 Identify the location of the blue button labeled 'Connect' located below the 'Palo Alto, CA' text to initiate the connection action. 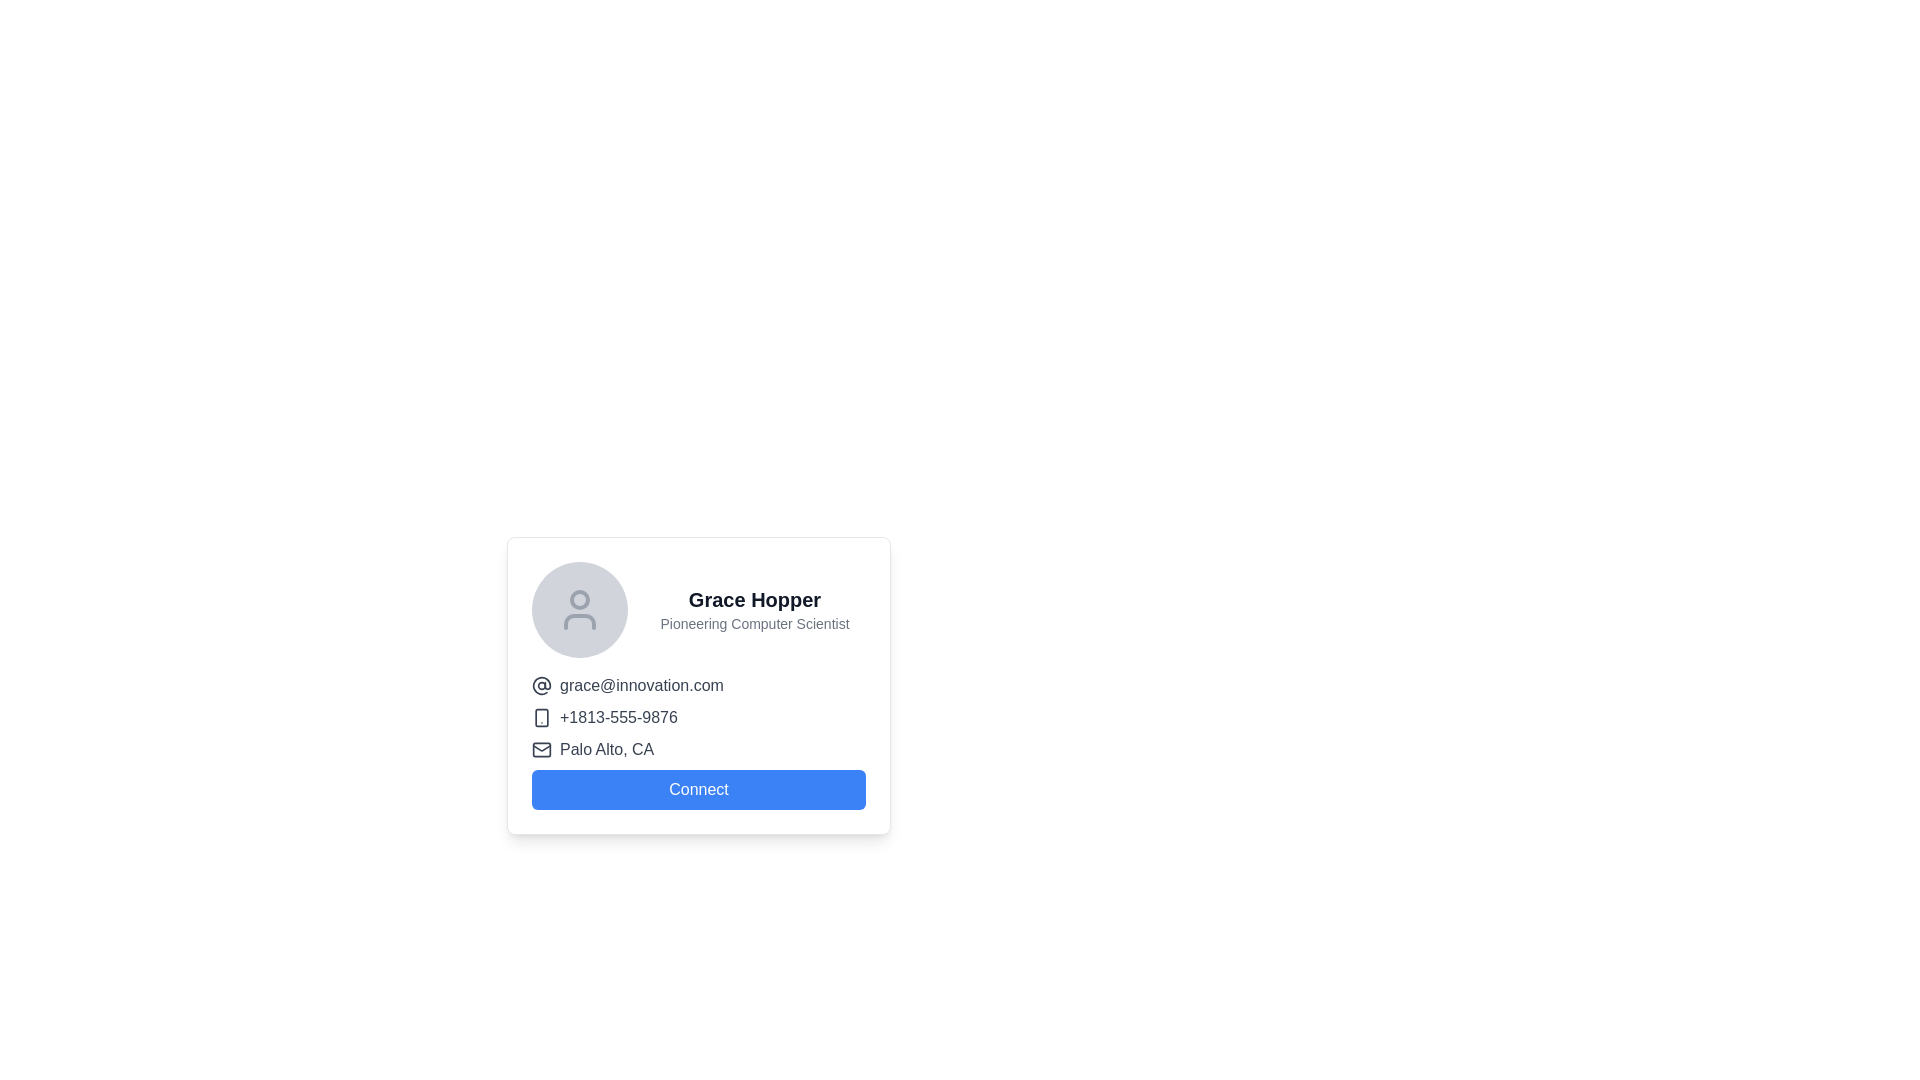
(699, 789).